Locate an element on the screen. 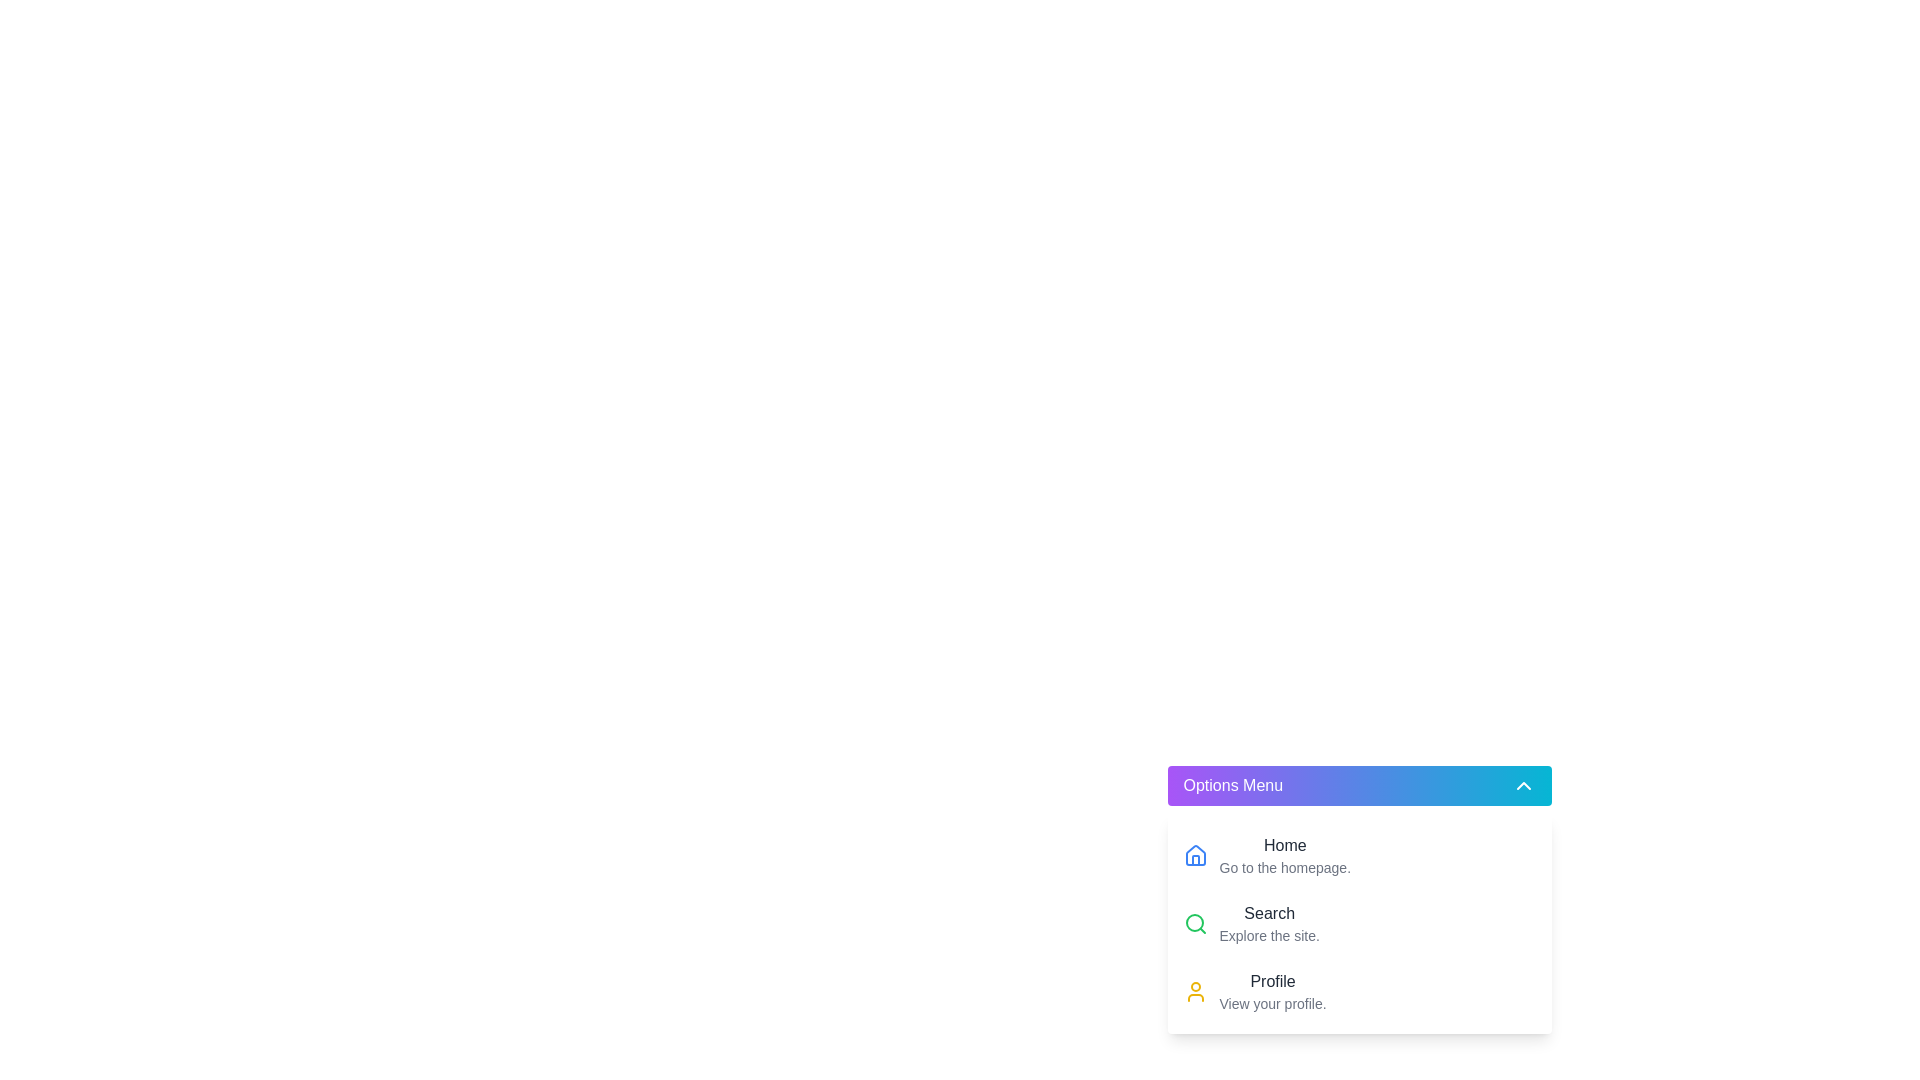 This screenshot has height=1080, width=1920. the 'Profile' text label in the 'Options Menu' for accessibility navigation is located at coordinates (1272, 981).